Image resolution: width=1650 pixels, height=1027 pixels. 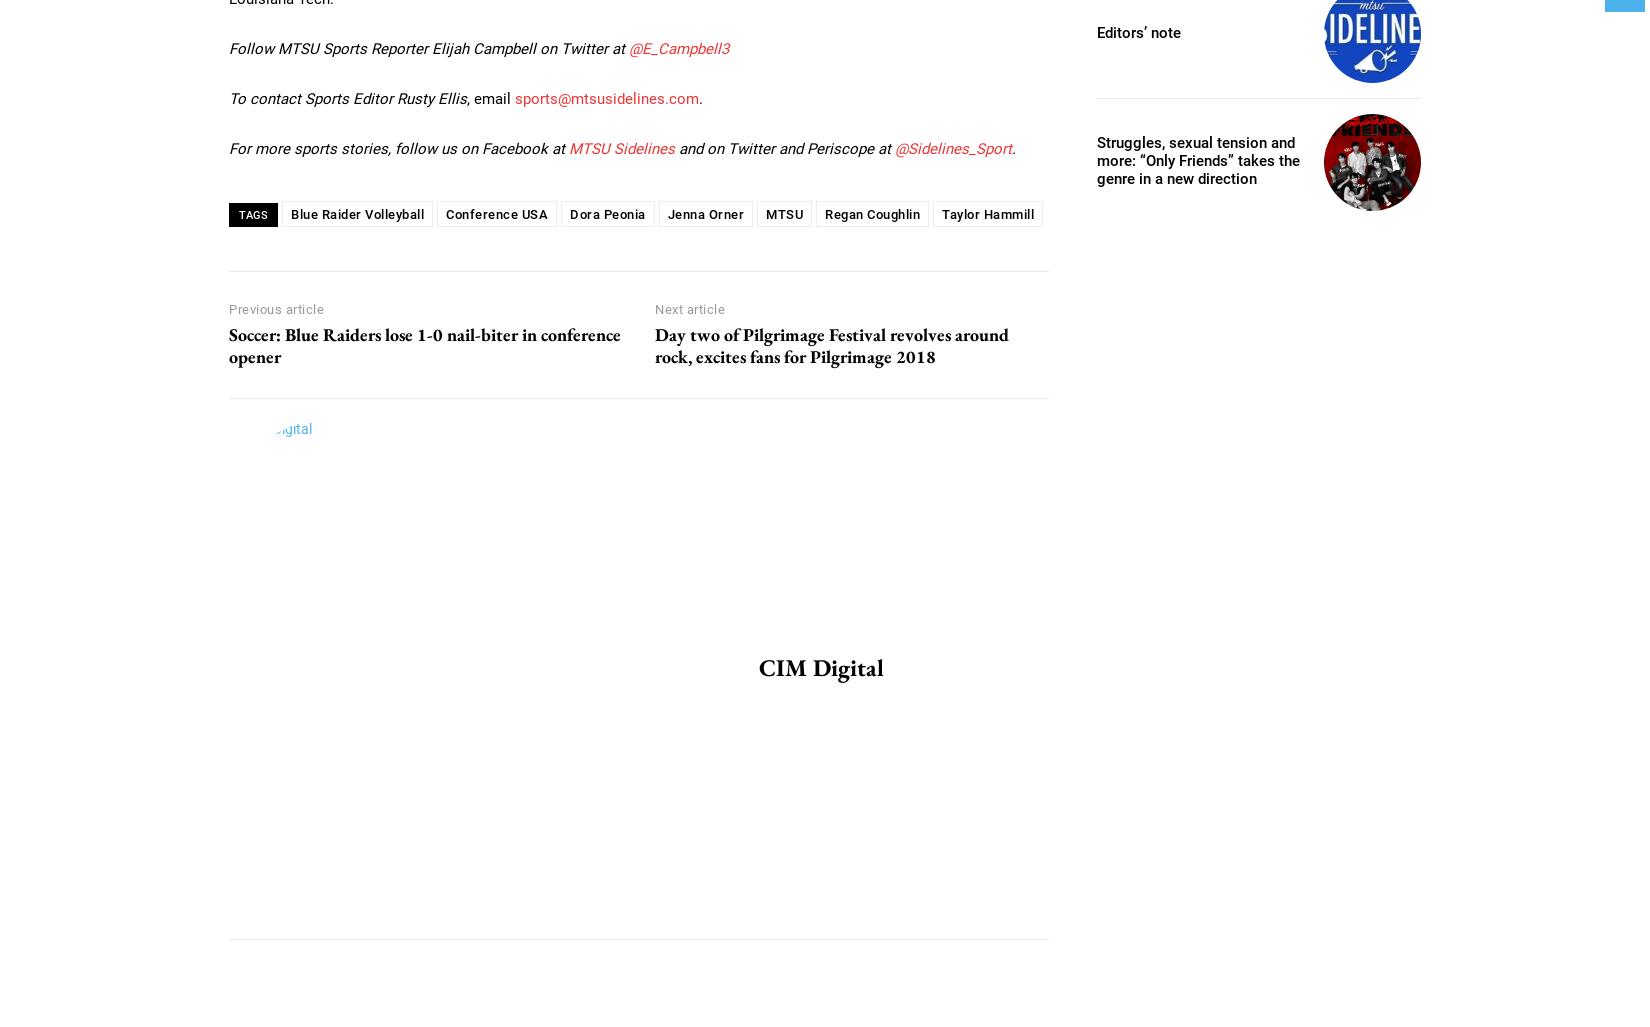 I want to click on ', email', so click(x=490, y=96).